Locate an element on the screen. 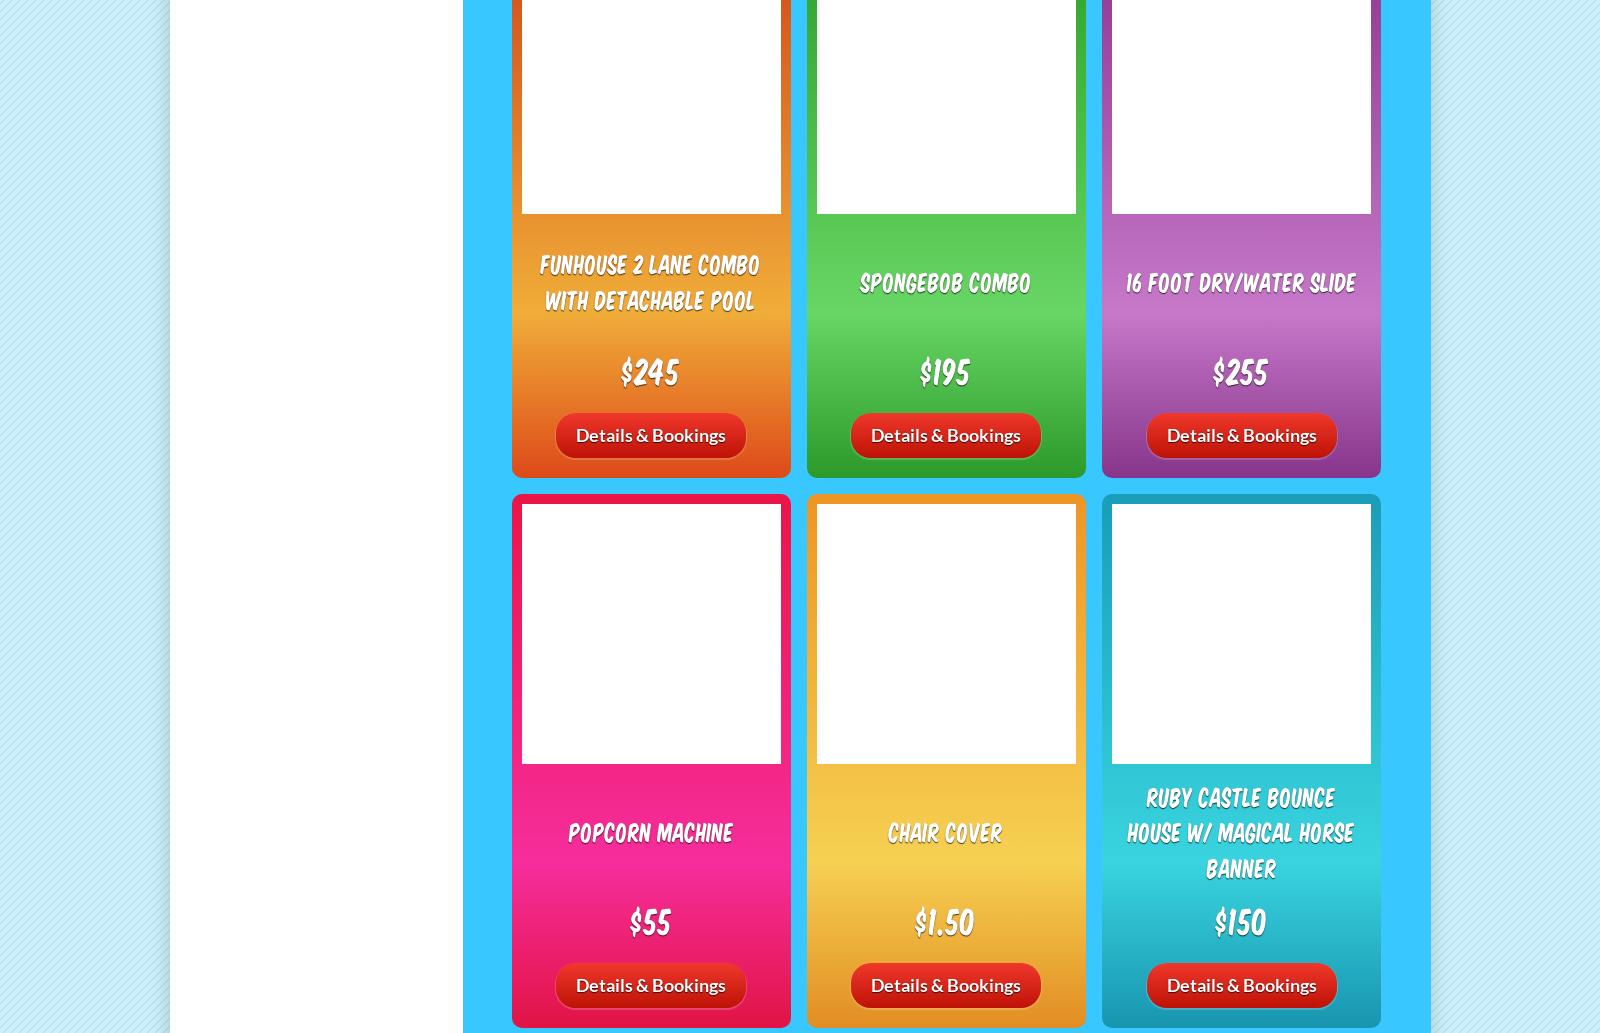 The image size is (1600, 1033). 'Chair Cover' is located at coordinates (945, 831).